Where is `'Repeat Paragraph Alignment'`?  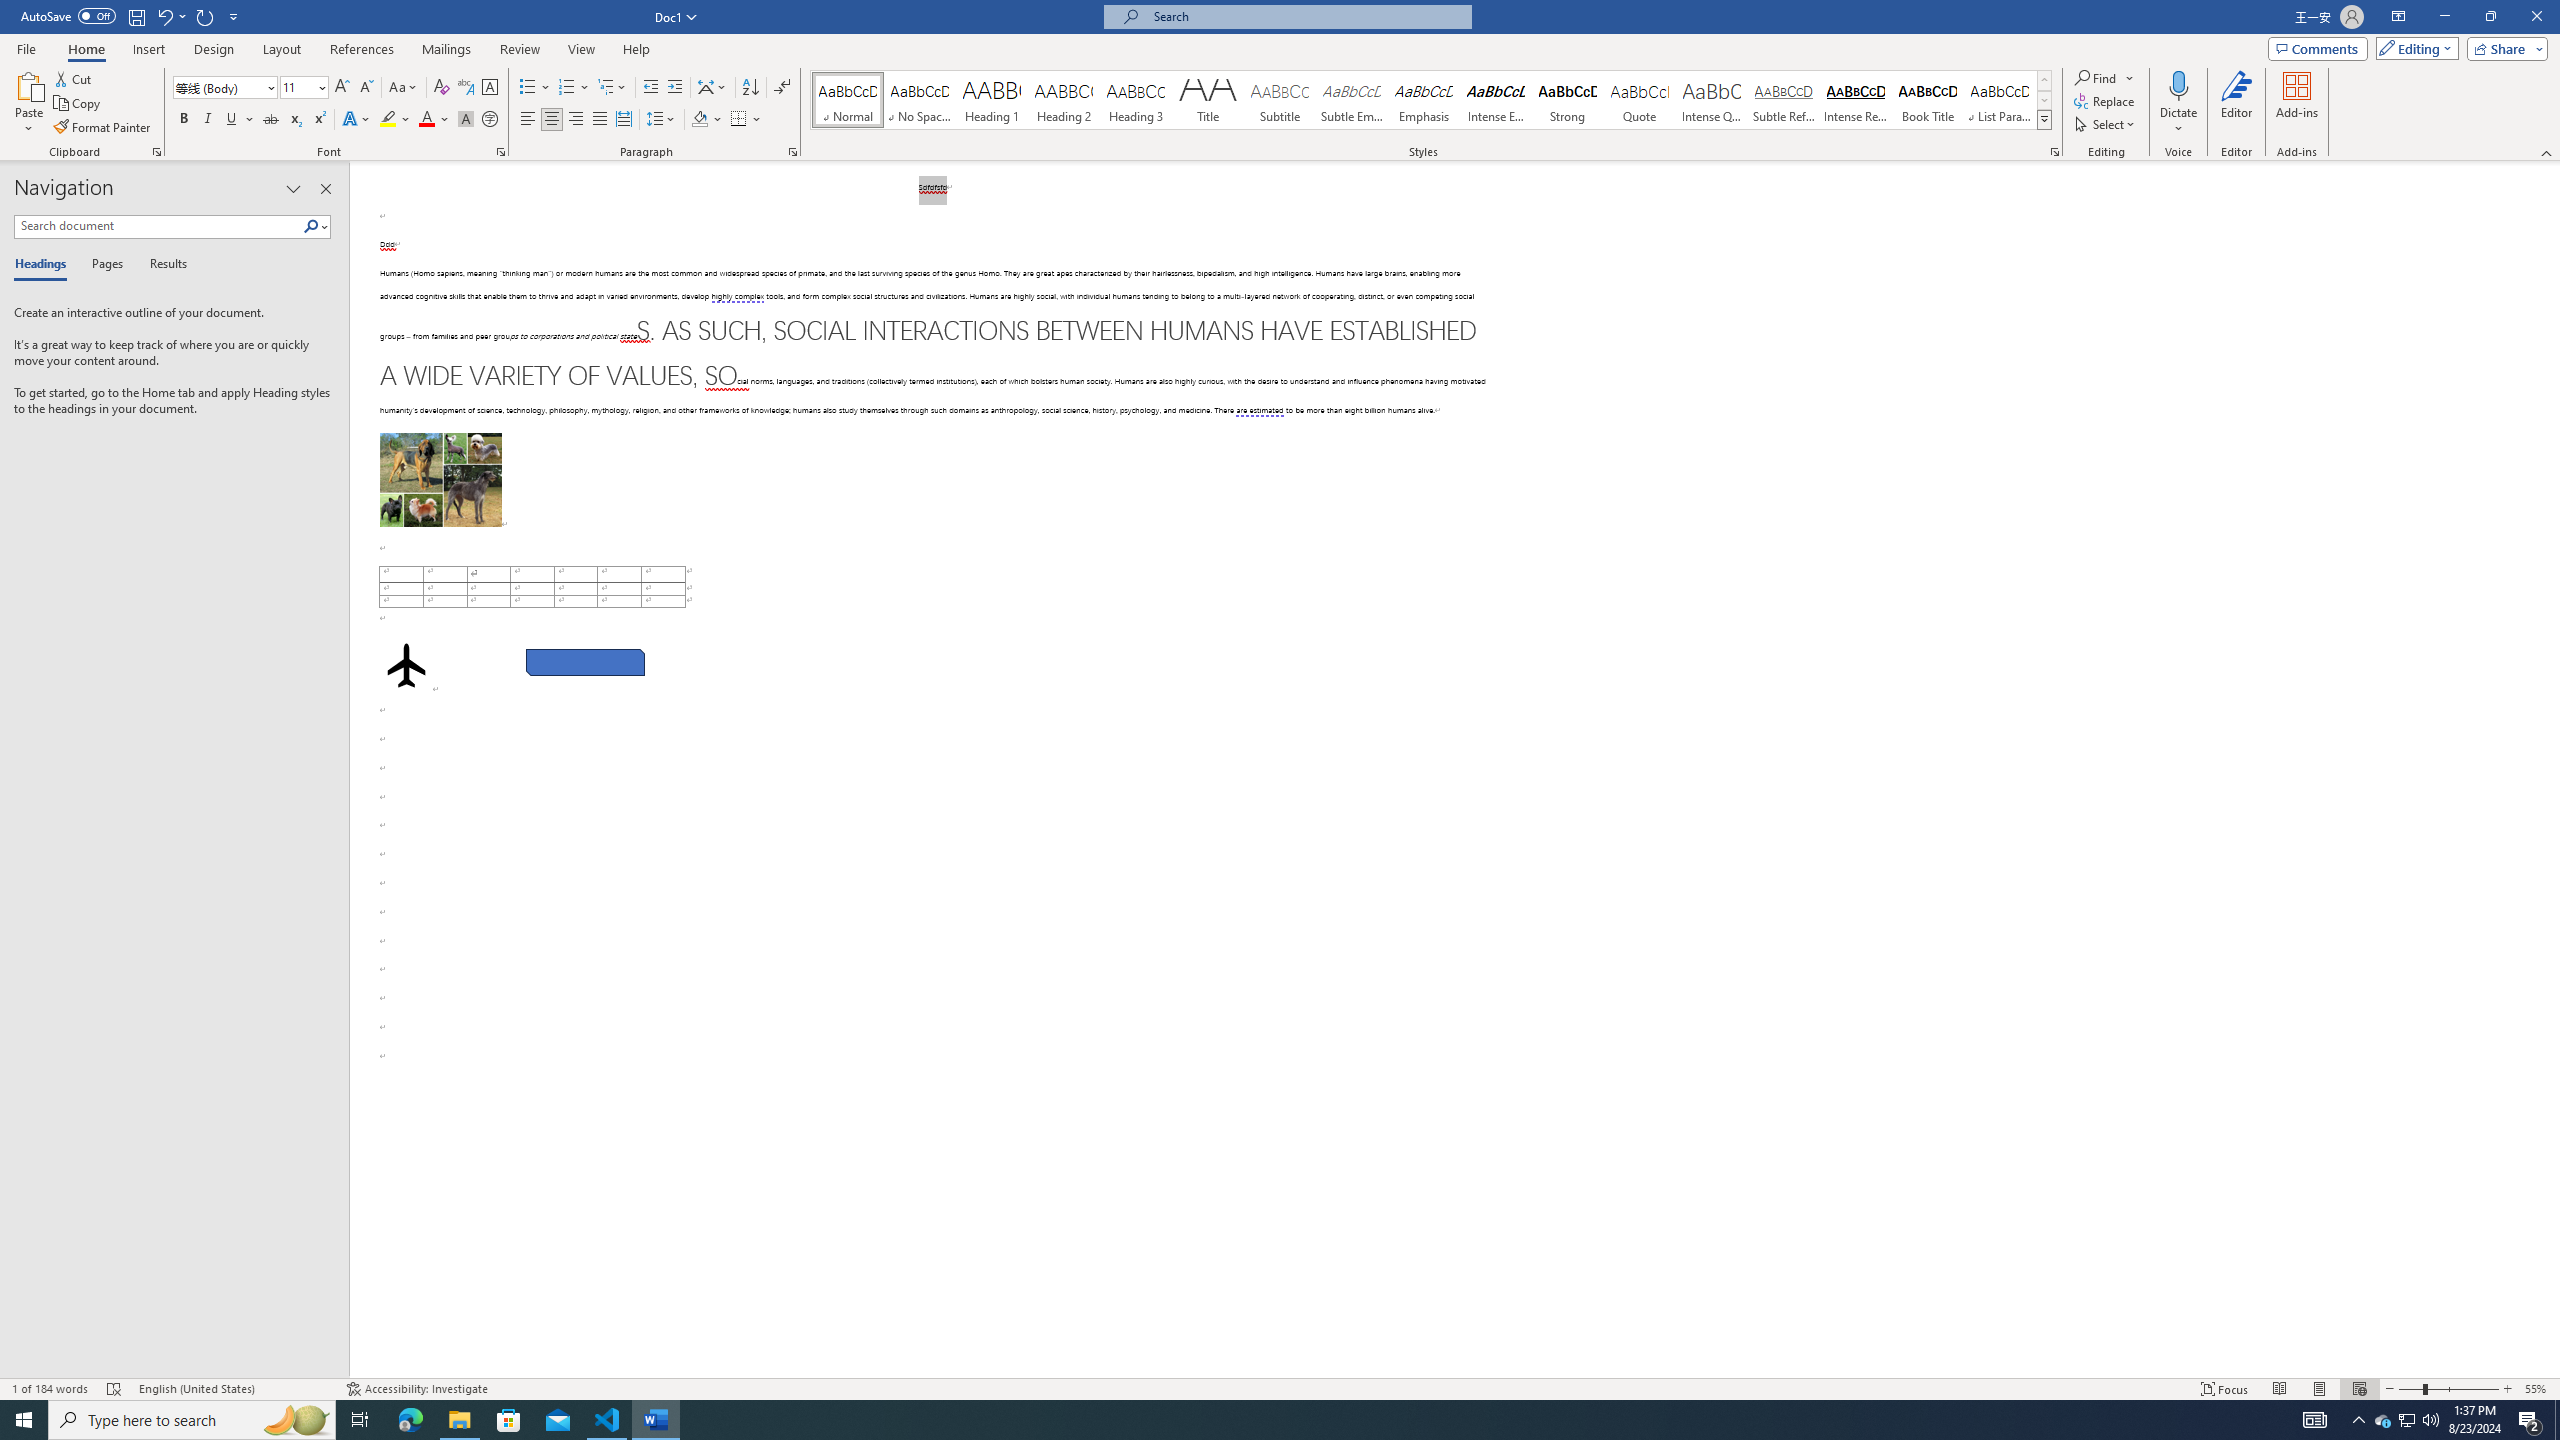
'Repeat Paragraph Alignment' is located at coordinates (205, 15).